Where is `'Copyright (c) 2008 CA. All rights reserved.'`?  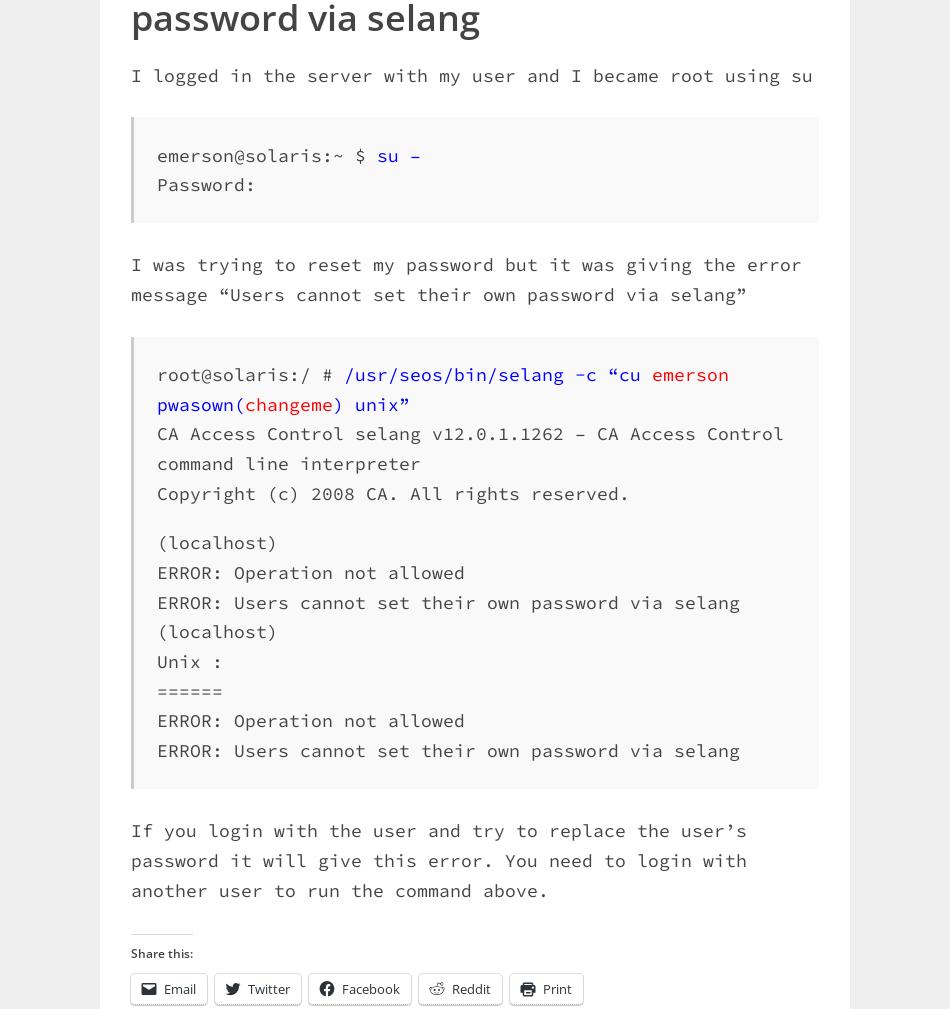
'Copyright (c) 2008 CA. All rights reserved.' is located at coordinates (392, 491).